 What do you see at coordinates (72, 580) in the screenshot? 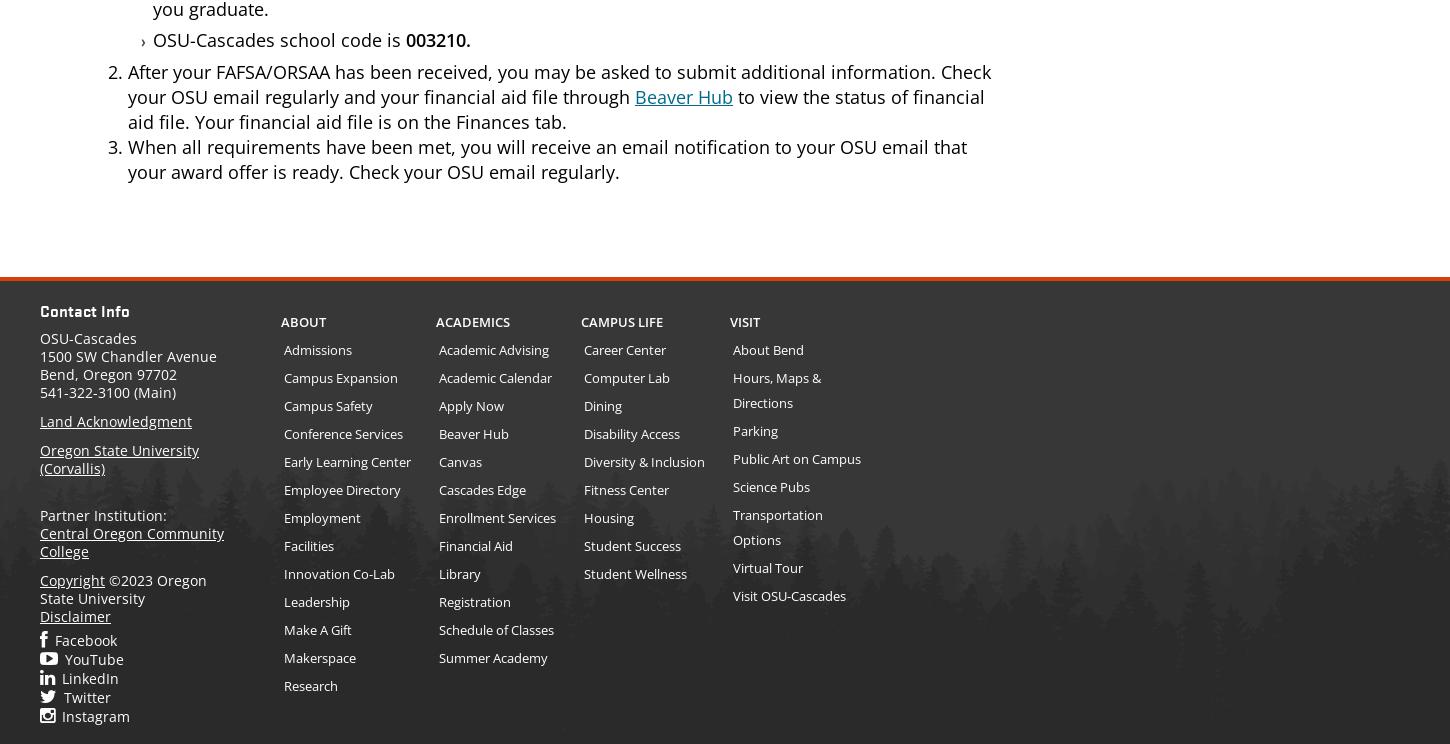
I see `'Copyright'` at bounding box center [72, 580].